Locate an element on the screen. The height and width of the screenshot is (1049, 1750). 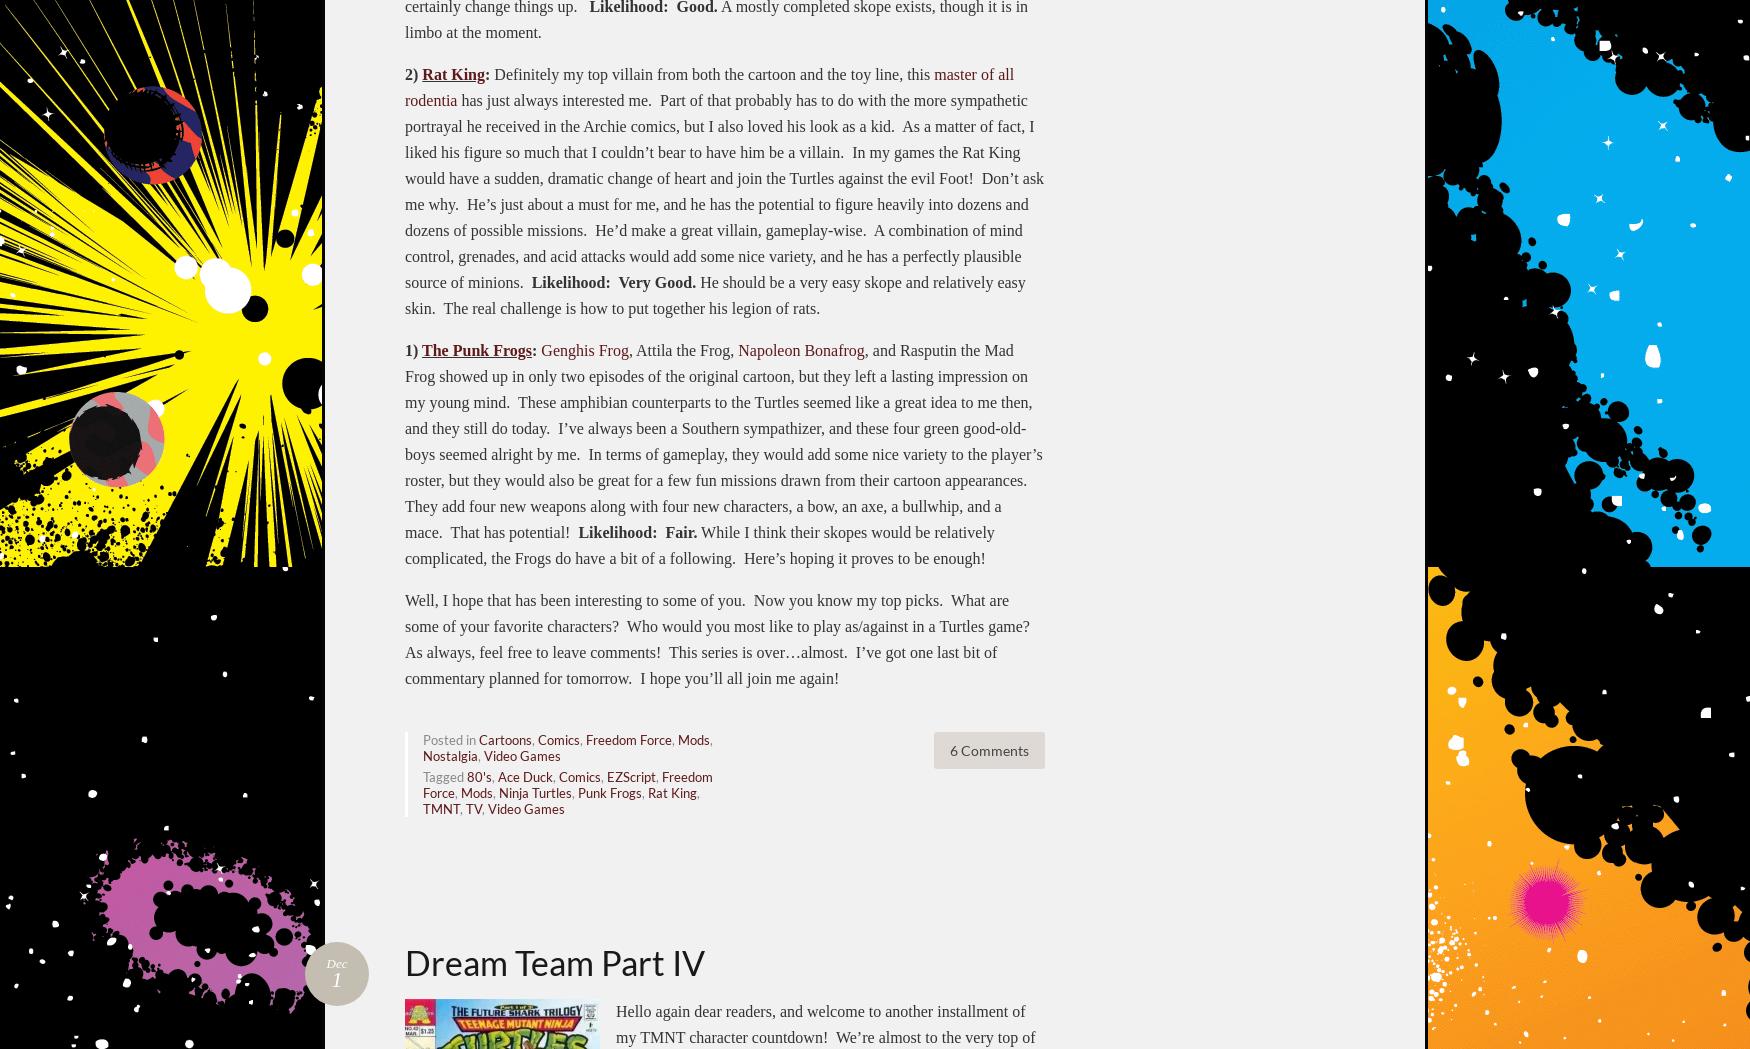
'Punk Frogs' is located at coordinates (610, 791).